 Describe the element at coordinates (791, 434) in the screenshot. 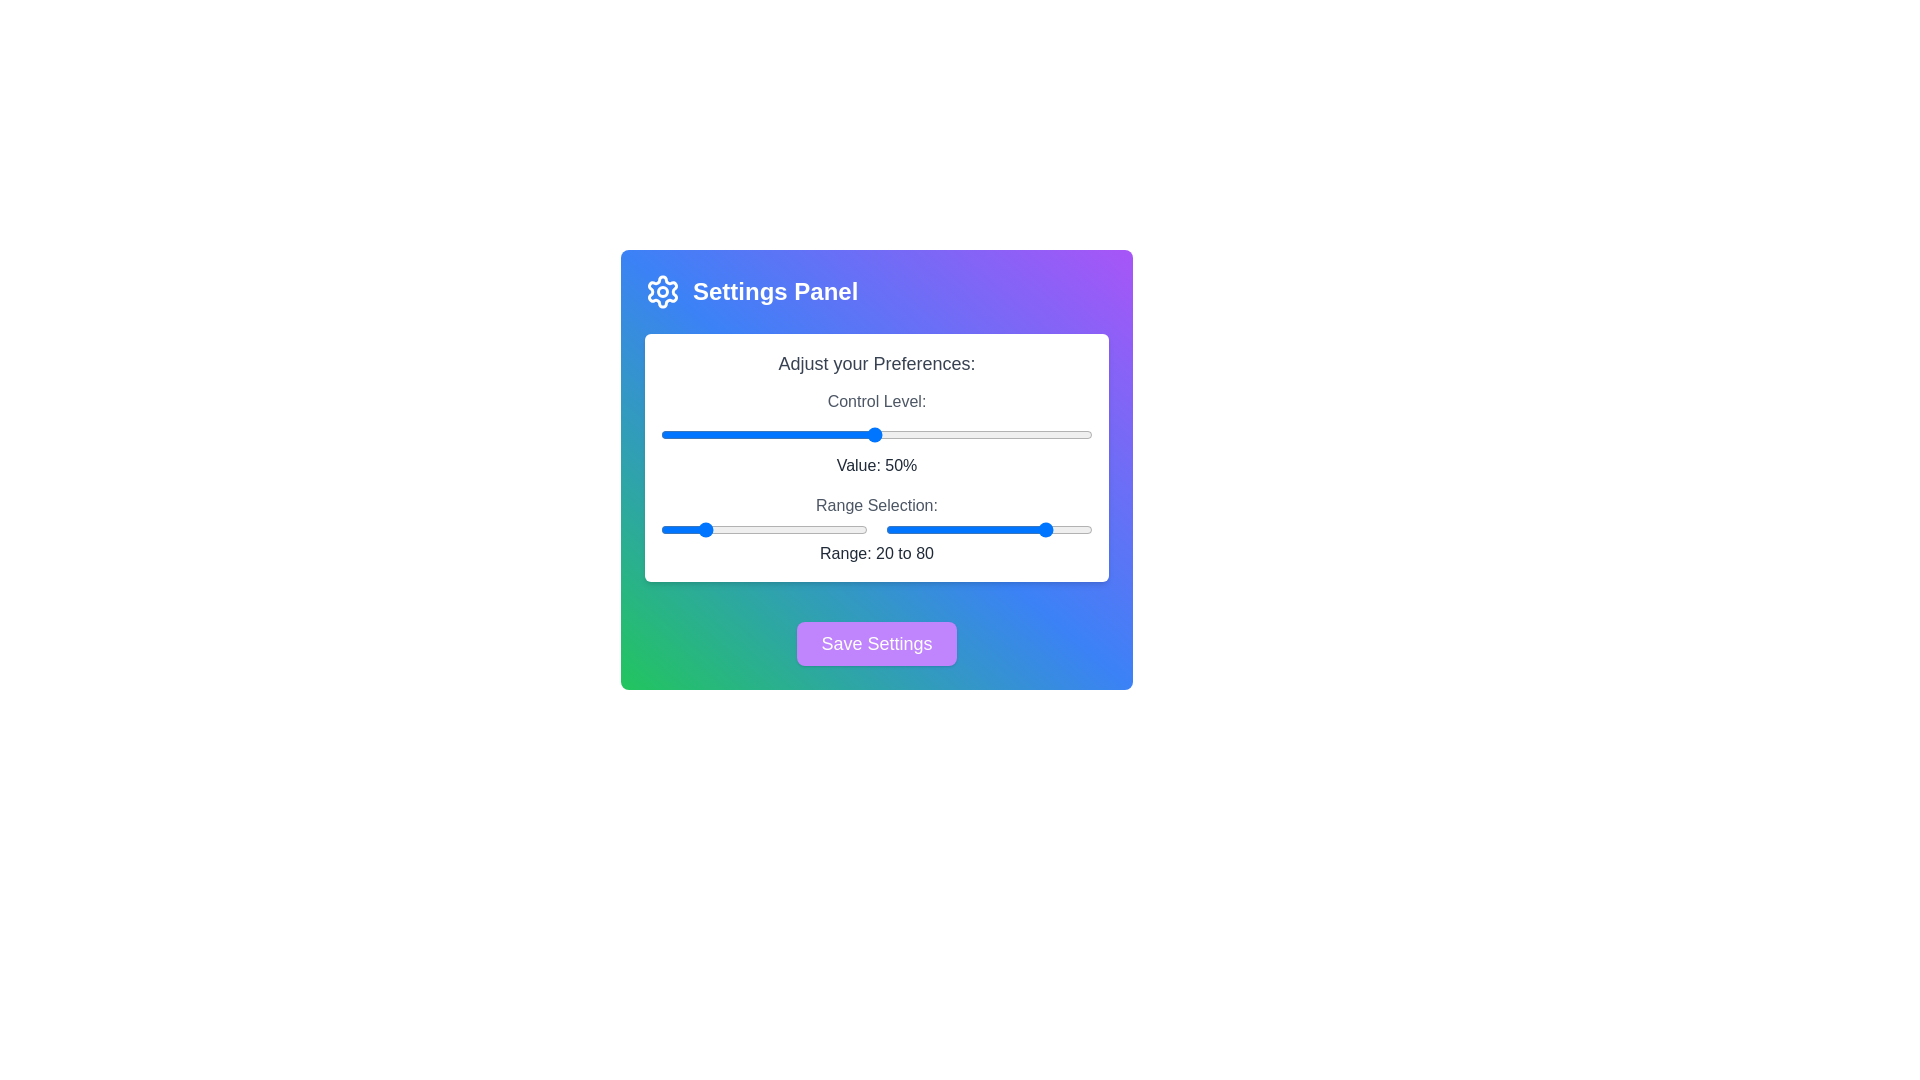

I see `the control level` at that location.